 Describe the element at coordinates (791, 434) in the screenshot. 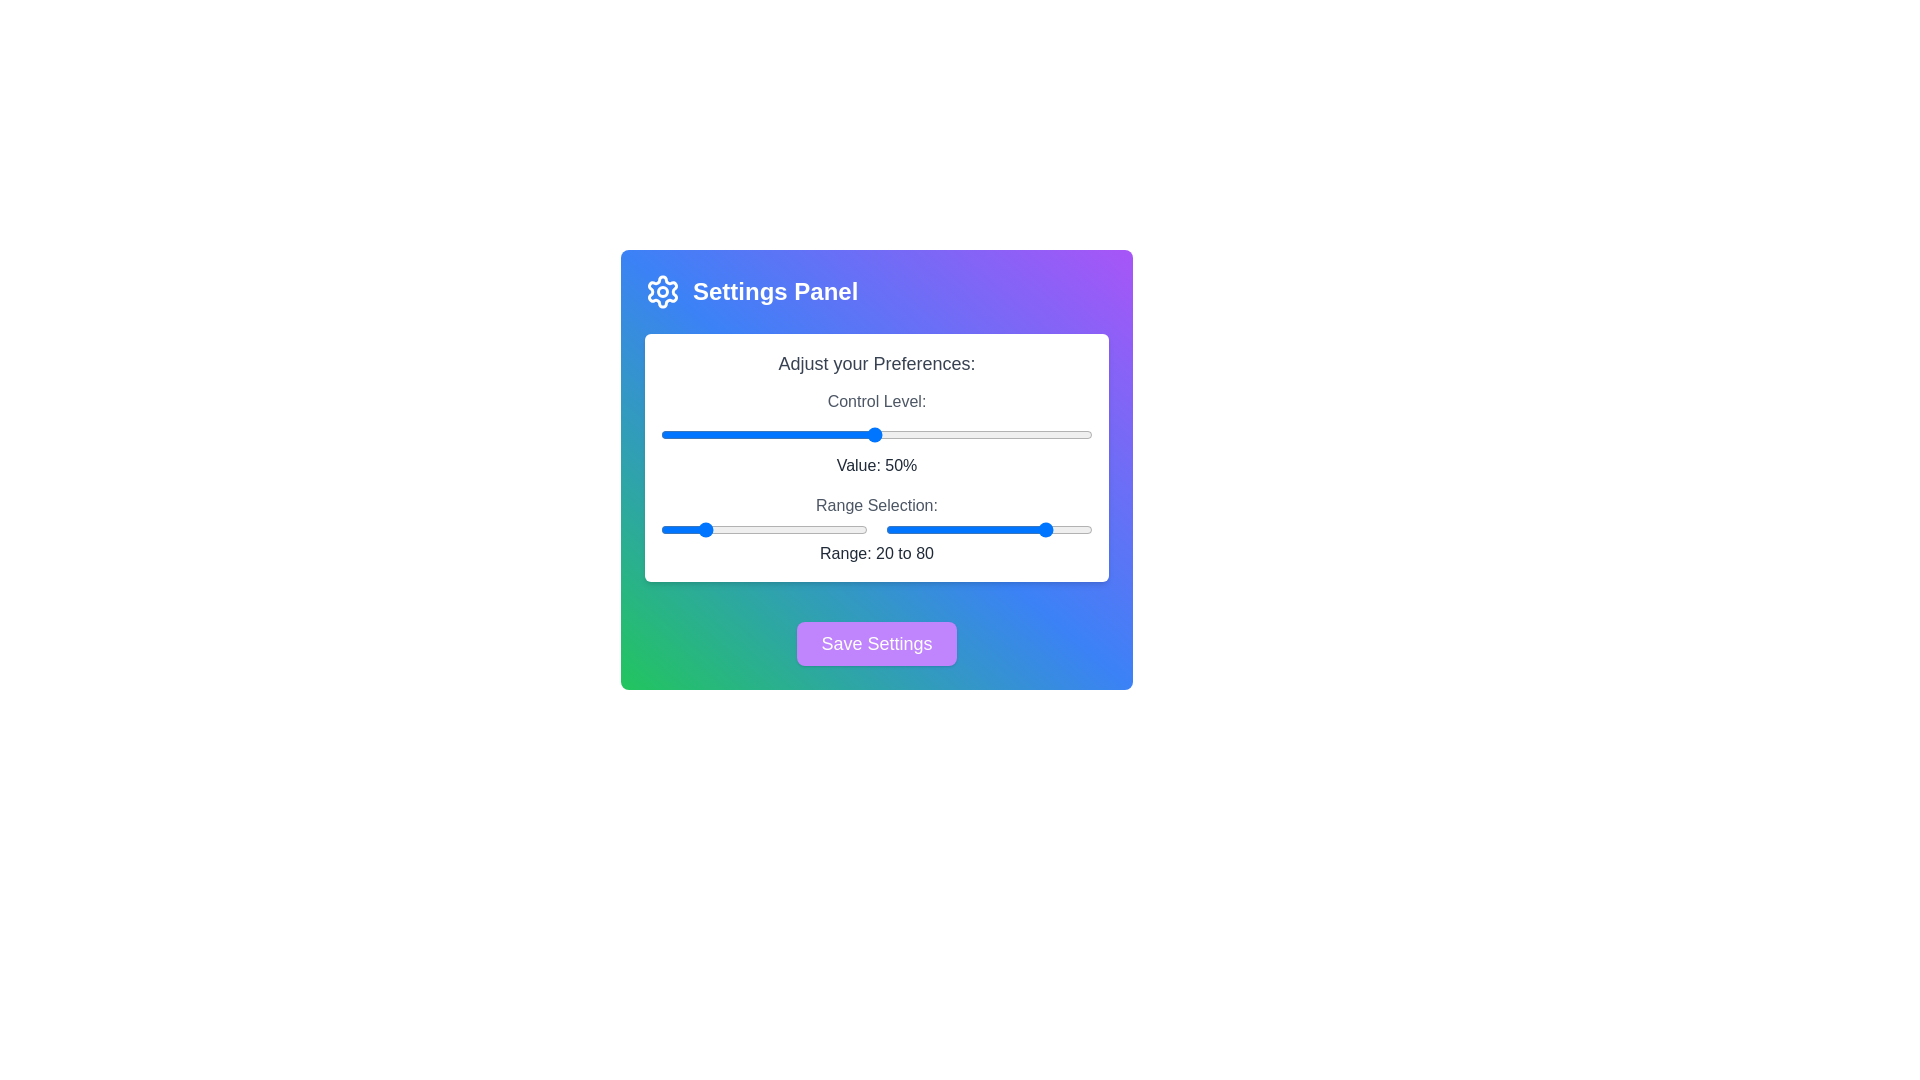

I see `the control level` at that location.